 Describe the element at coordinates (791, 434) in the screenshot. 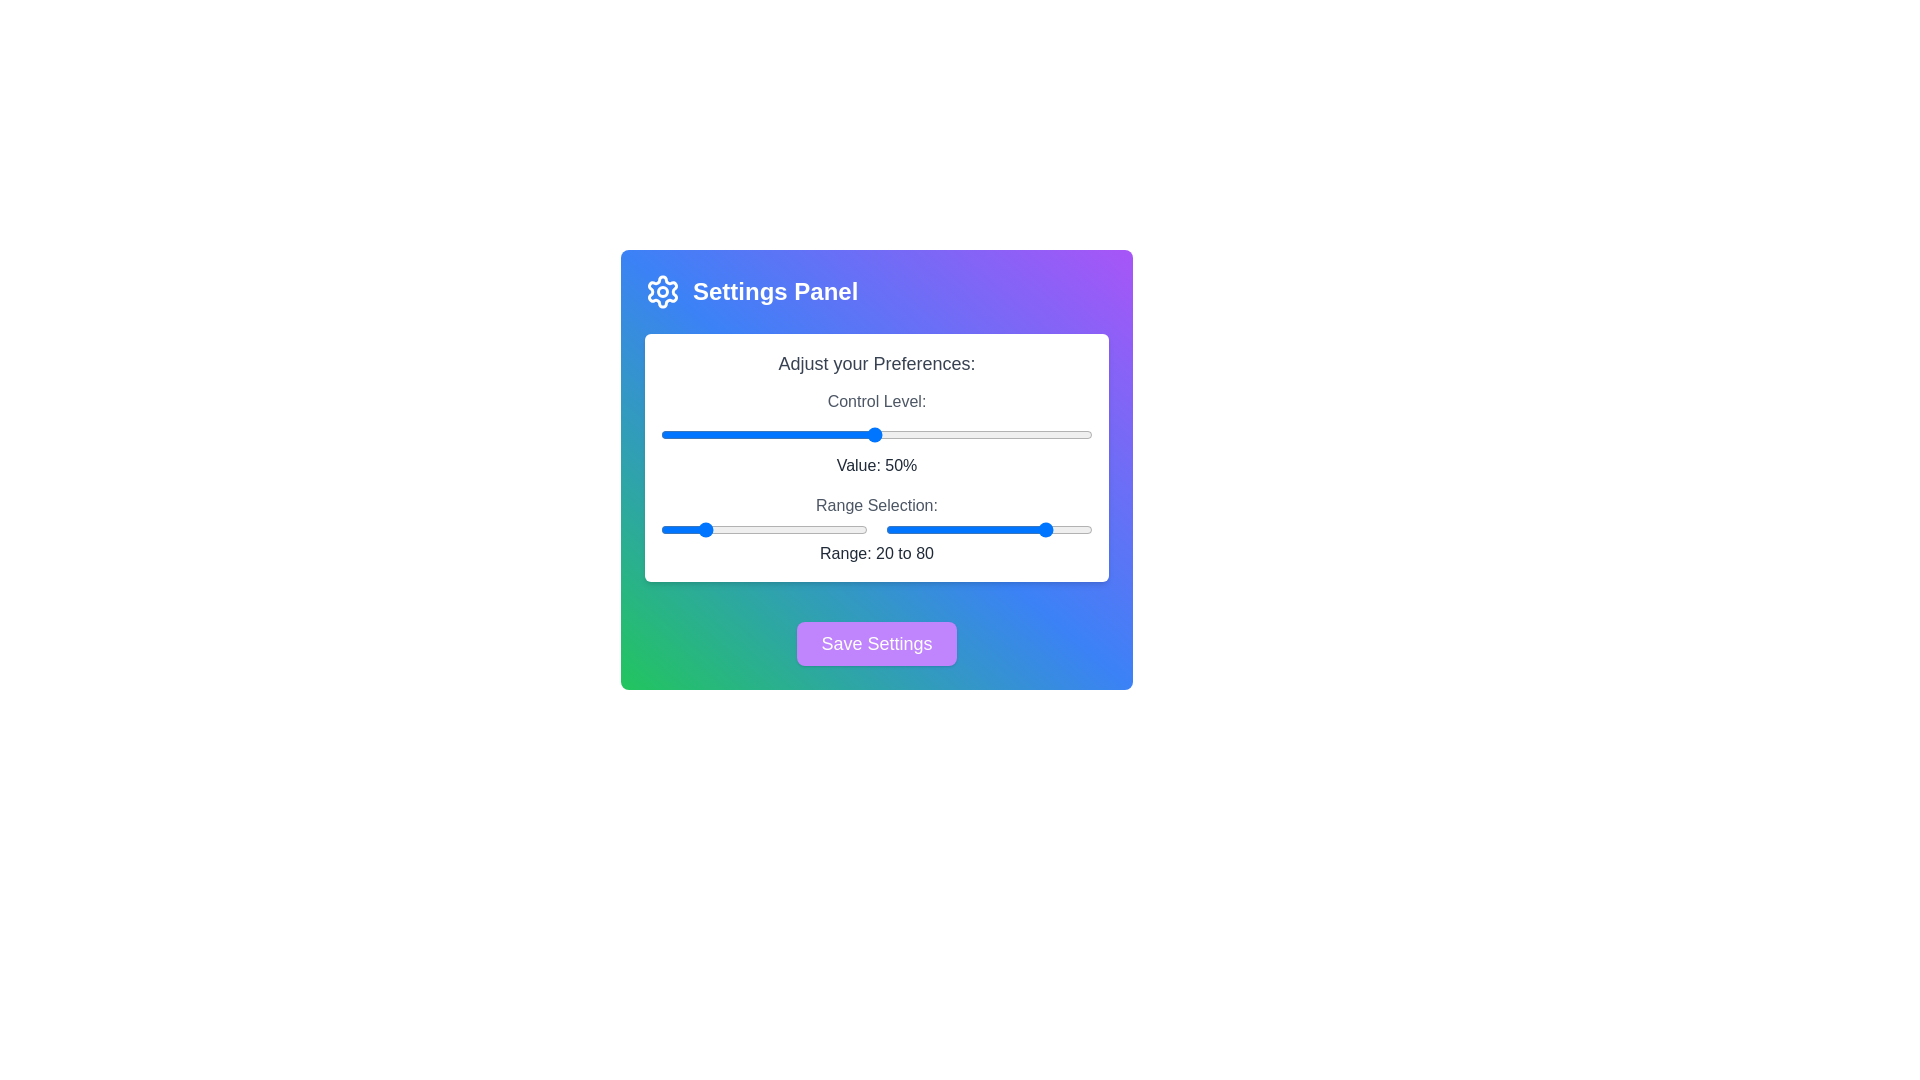

I see `the control level` at that location.